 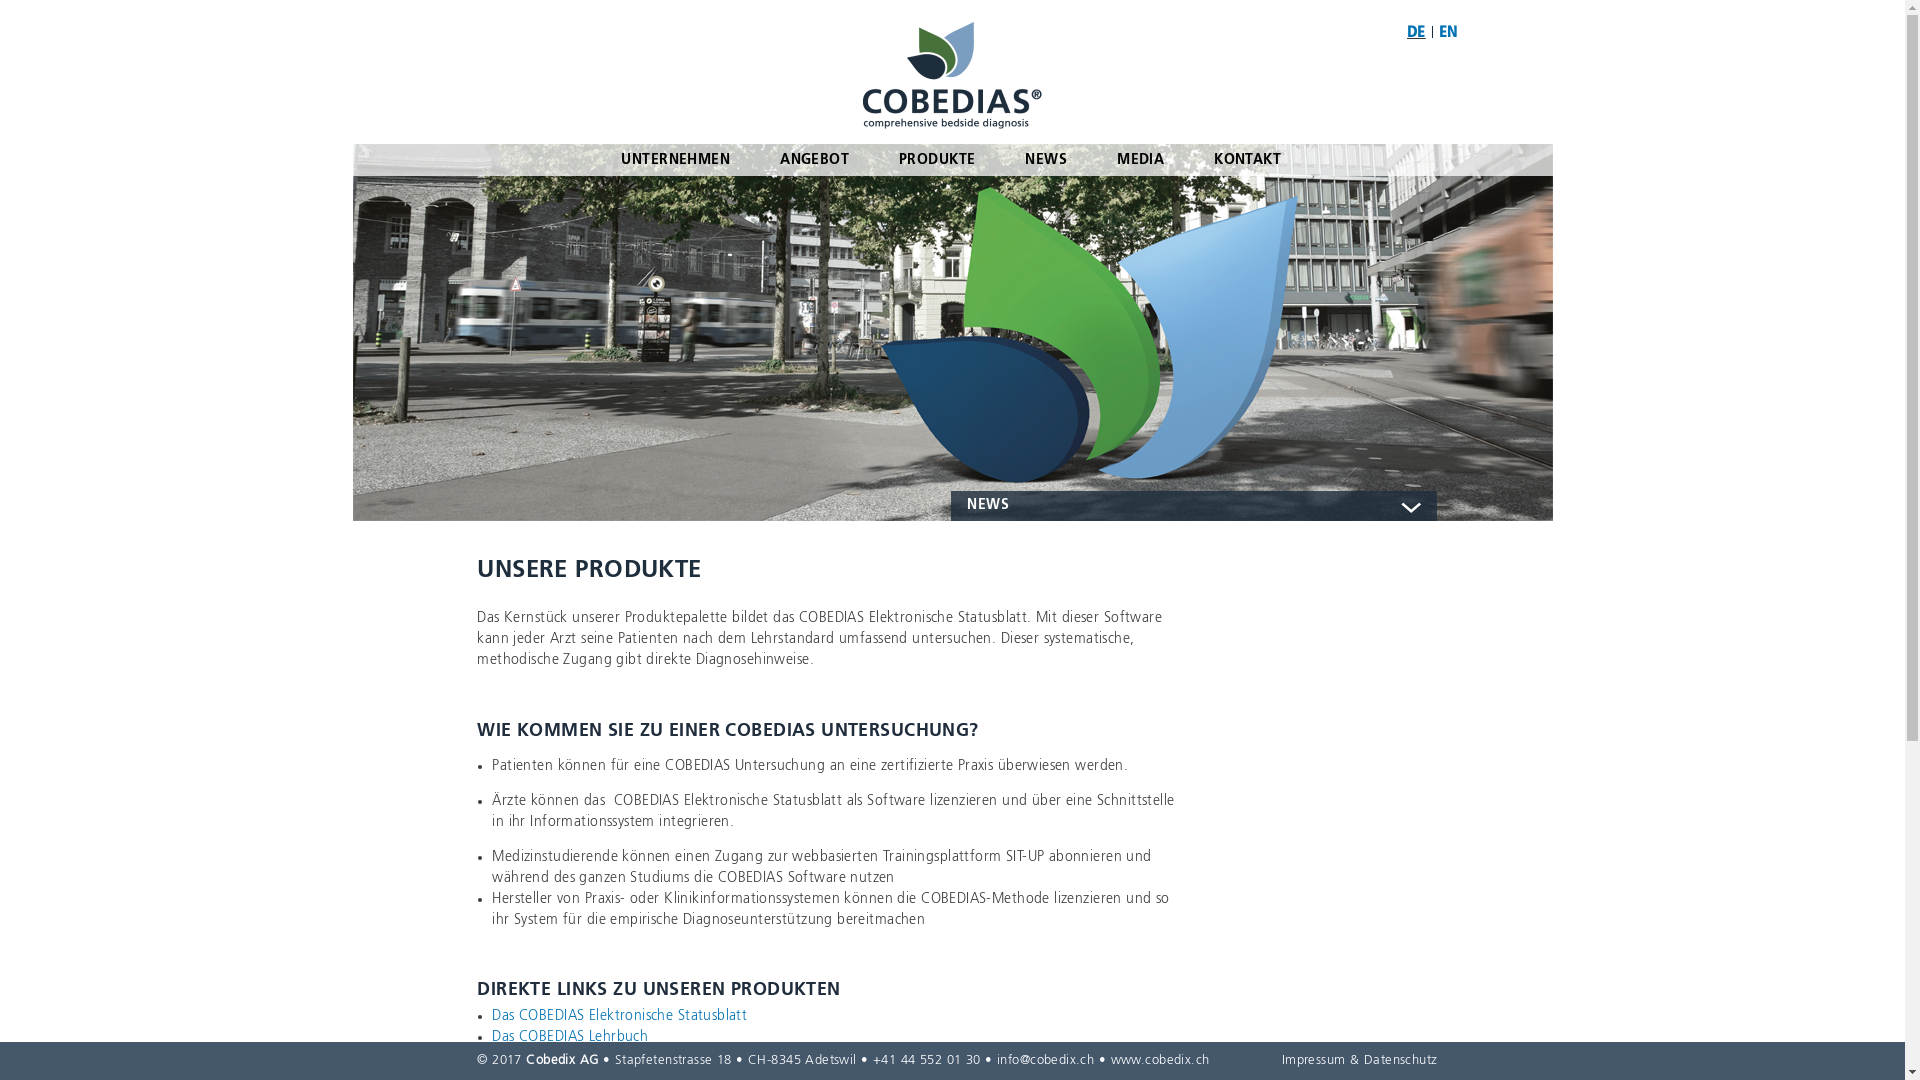 I want to click on 'SIT-UP', so click(x=511, y=1056).